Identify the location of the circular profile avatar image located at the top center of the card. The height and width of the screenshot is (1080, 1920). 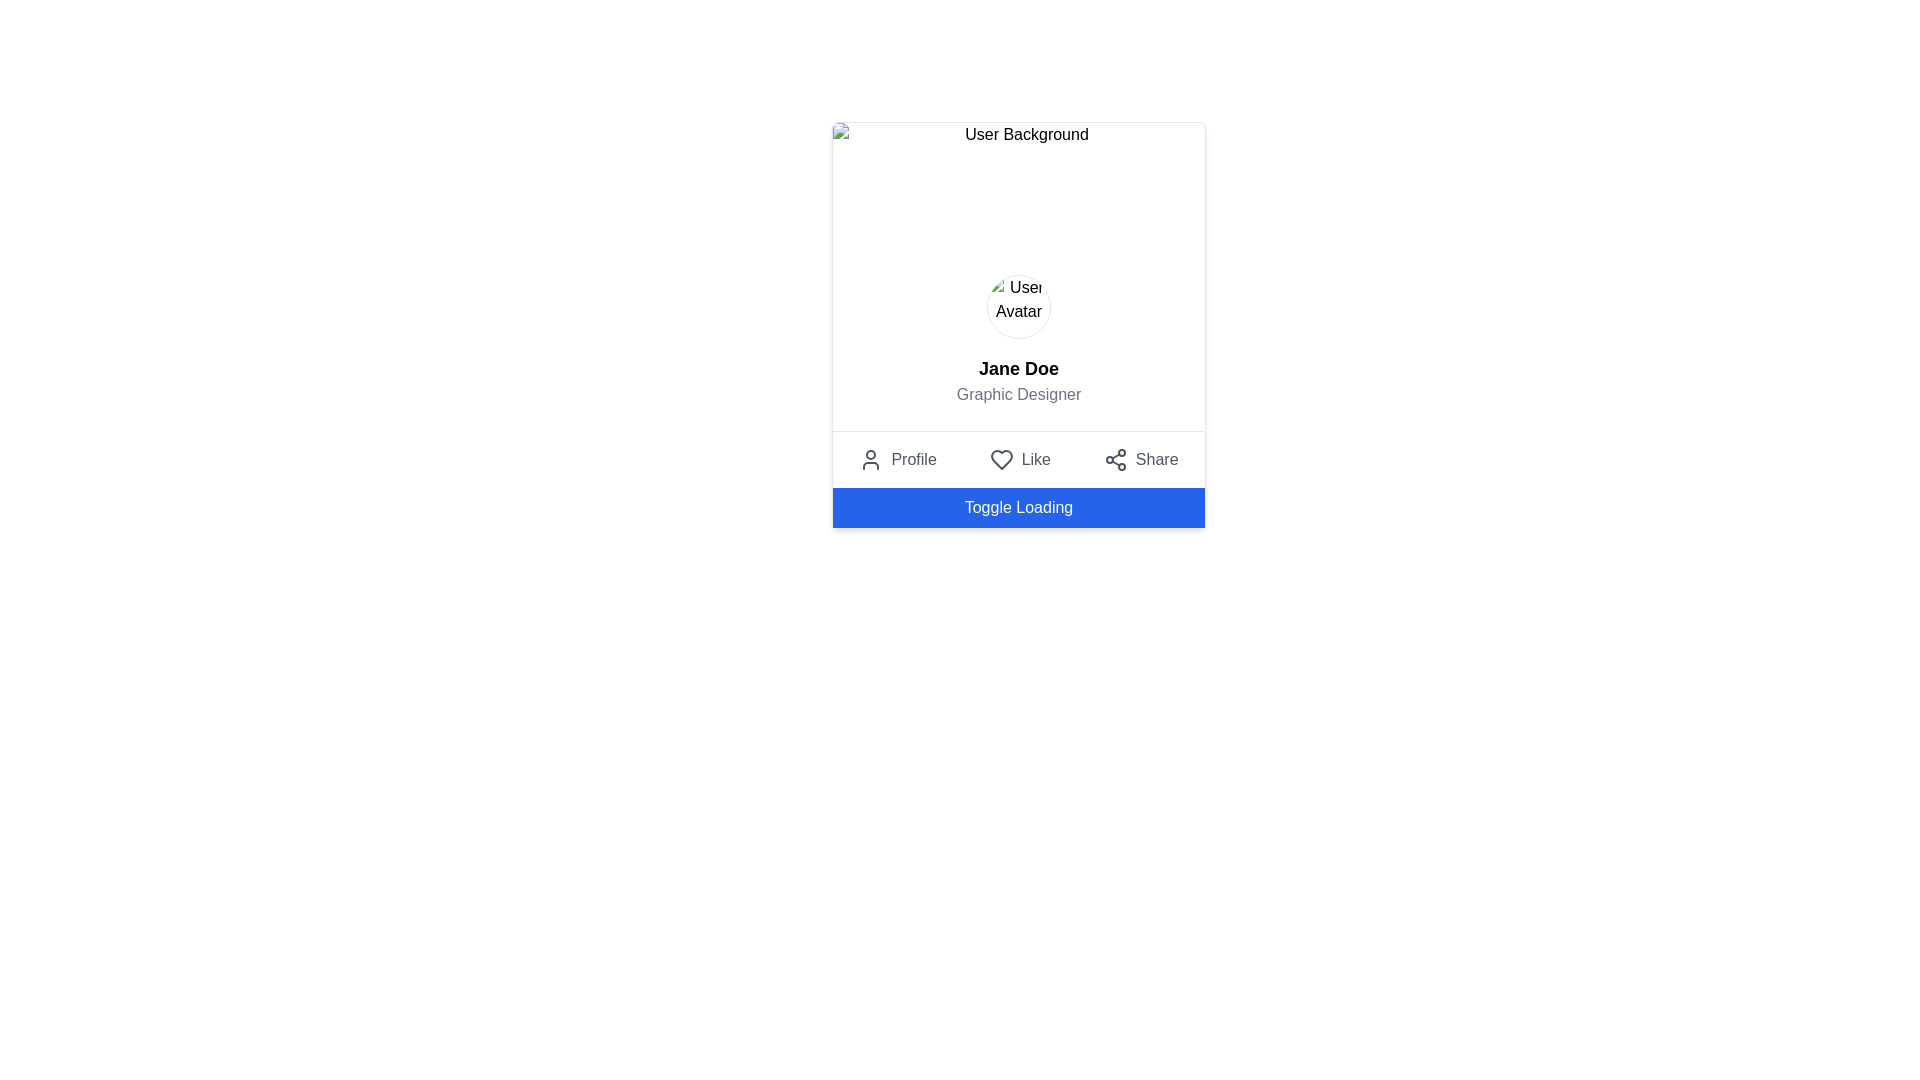
(1018, 307).